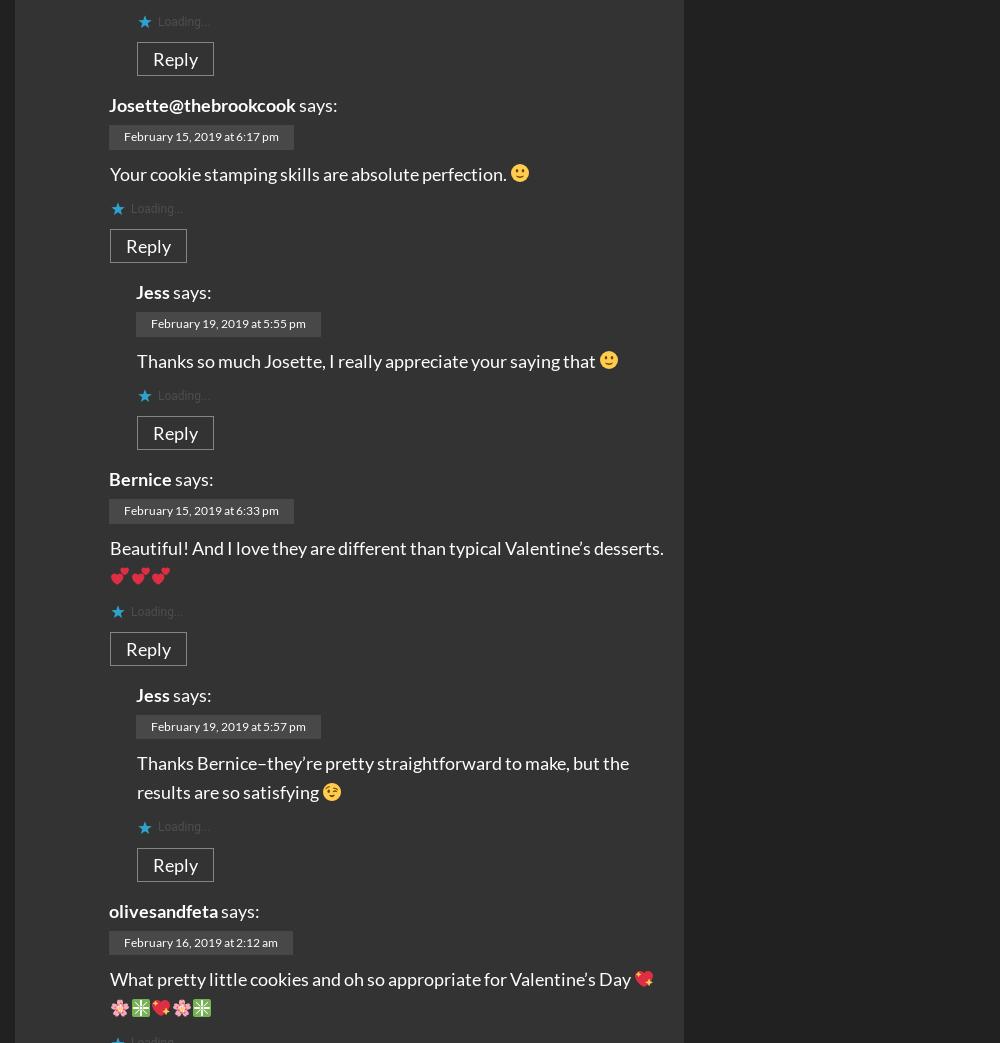  What do you see at coordinates (163, 909) in the screenshot?
I see `'olivesandfeta'` at bounding box center [163, 909].